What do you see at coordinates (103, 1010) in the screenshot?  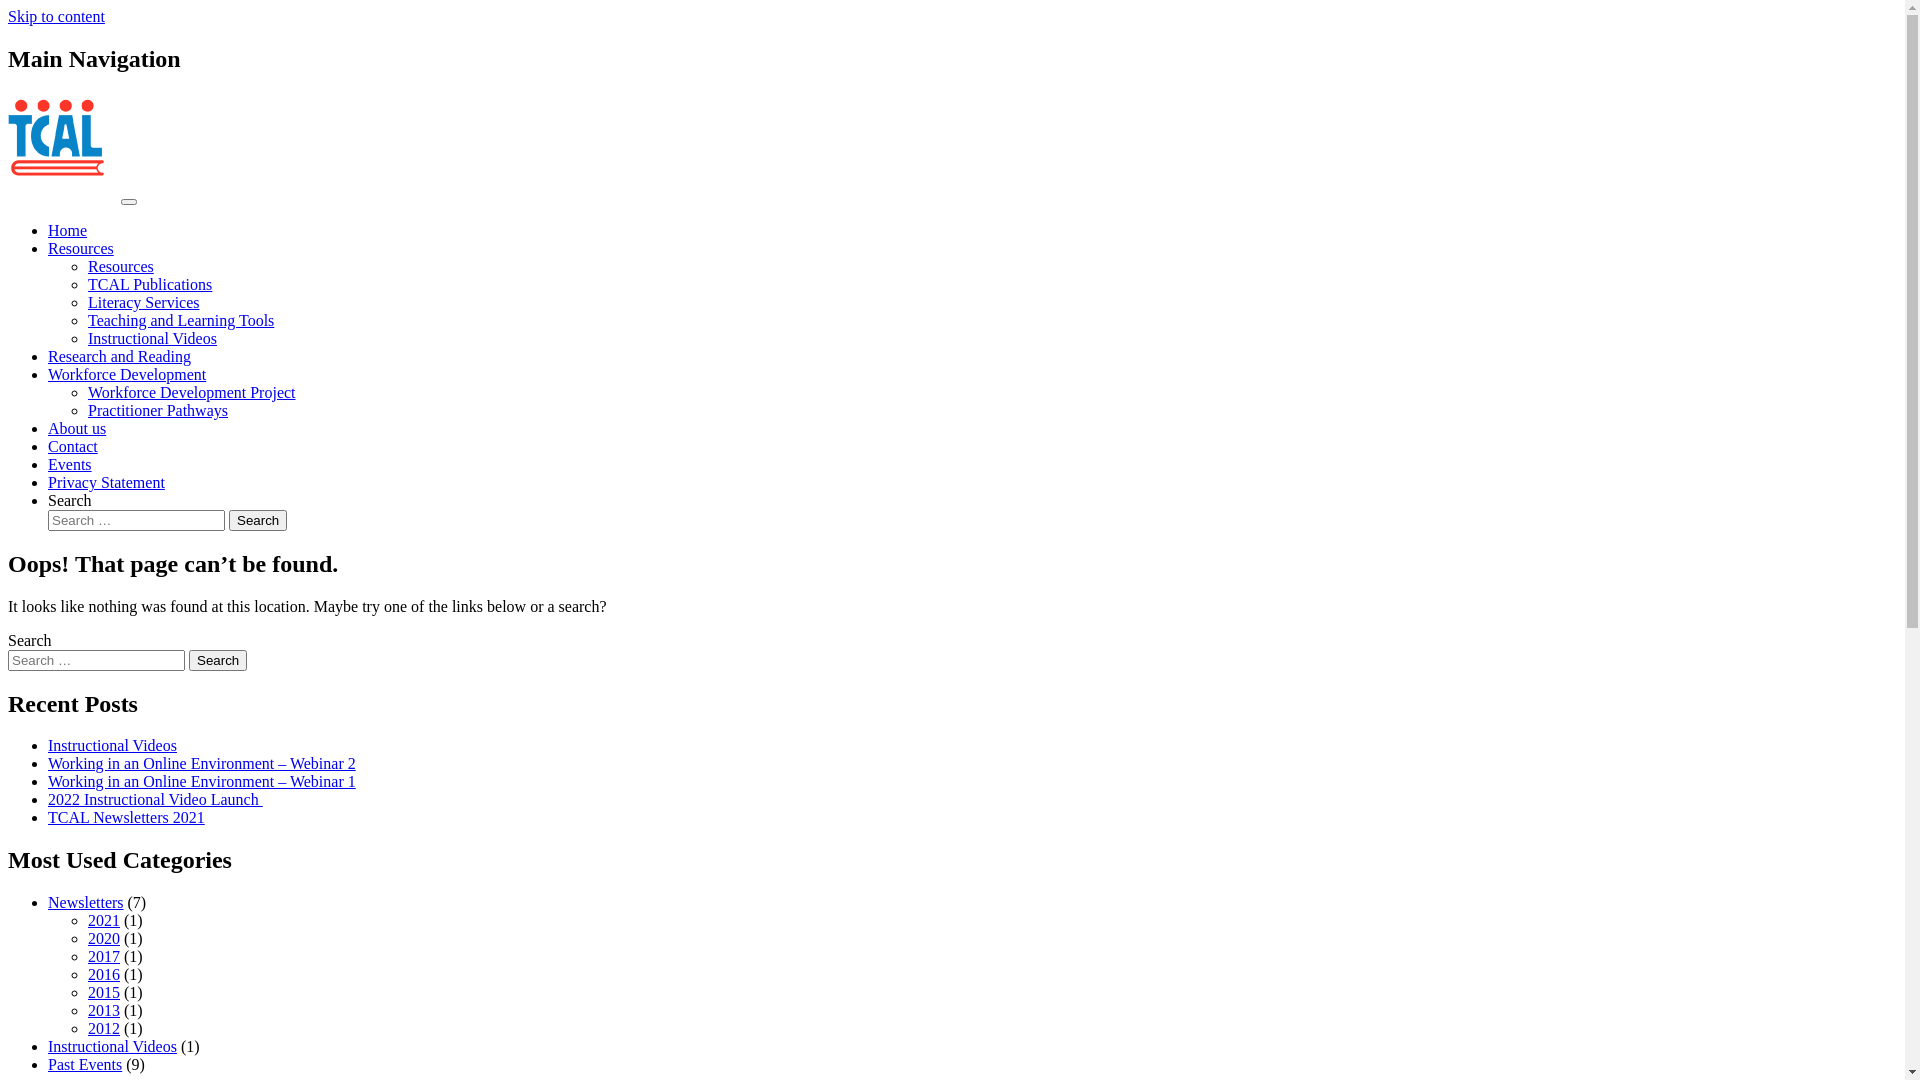 I see `'2013'` at bounding box center [103, 1010].